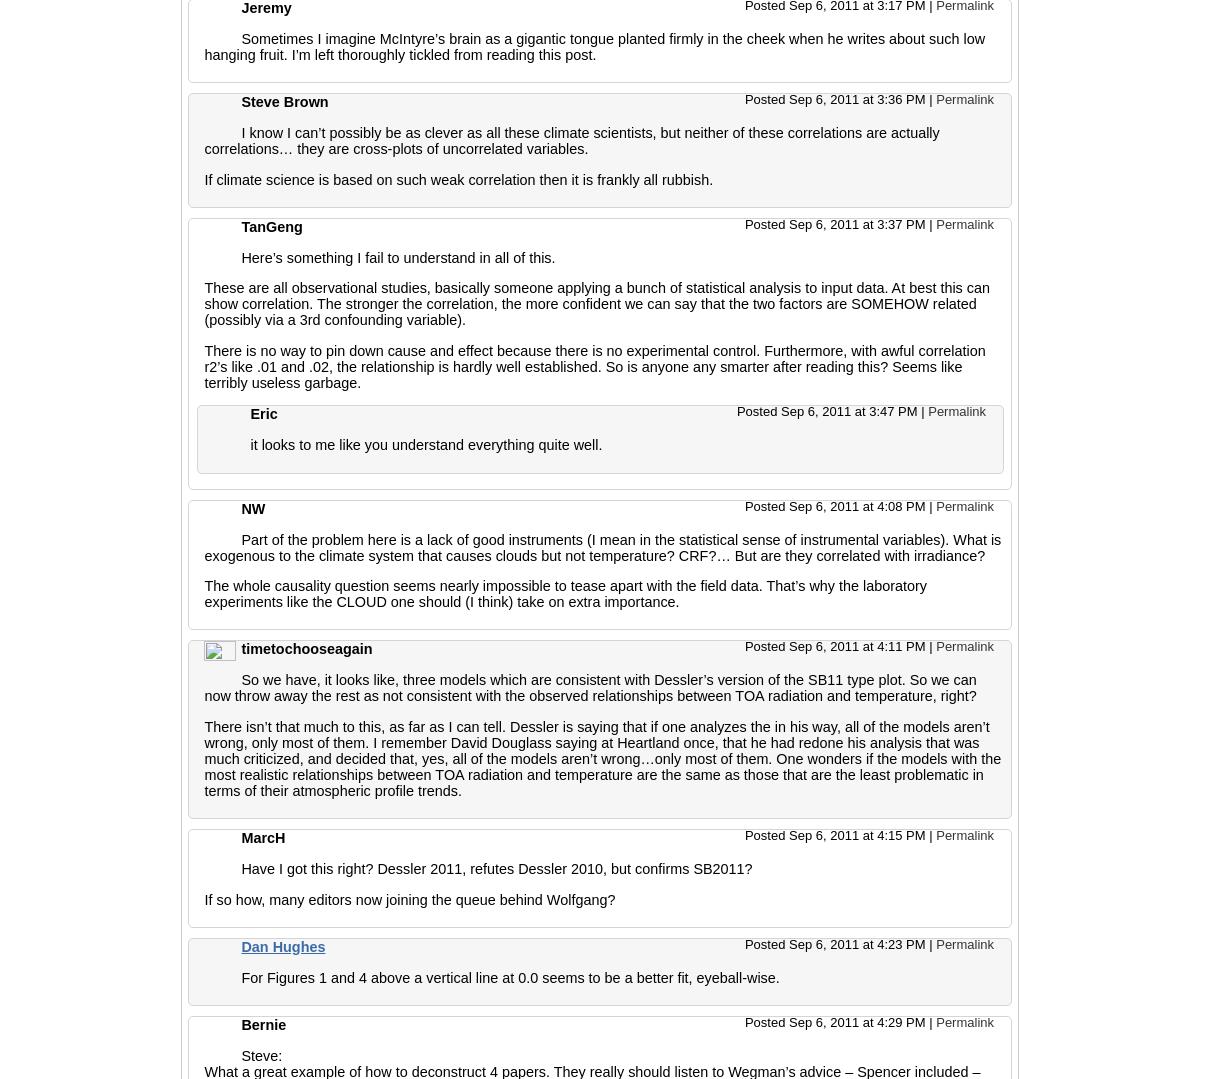 Image resolution: width=1212 pixels, height=1079 pixels. I want to click on 'Posted Sep 6, 2011 at 4:11 PM', so click(836, 645).